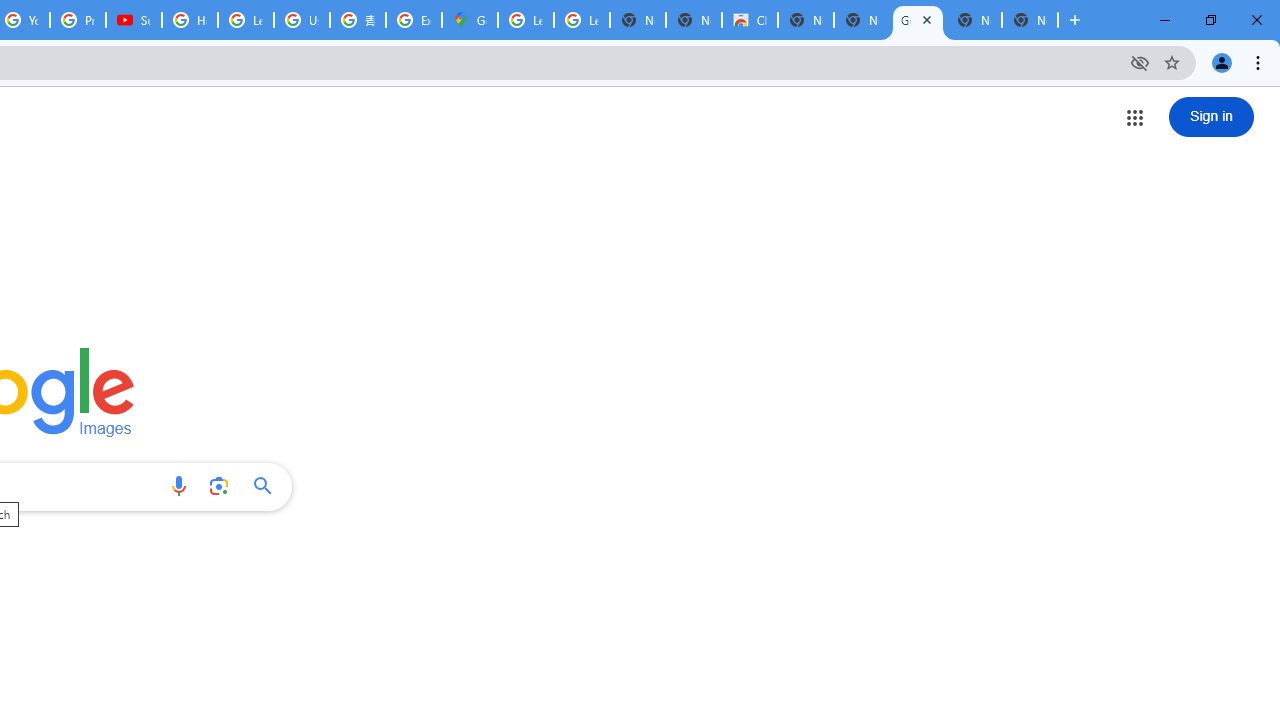  Describe the element at coordinates (413, 20) in the screenshot. I see `'Explore new street-level details - Google Maps Help'` at that location.